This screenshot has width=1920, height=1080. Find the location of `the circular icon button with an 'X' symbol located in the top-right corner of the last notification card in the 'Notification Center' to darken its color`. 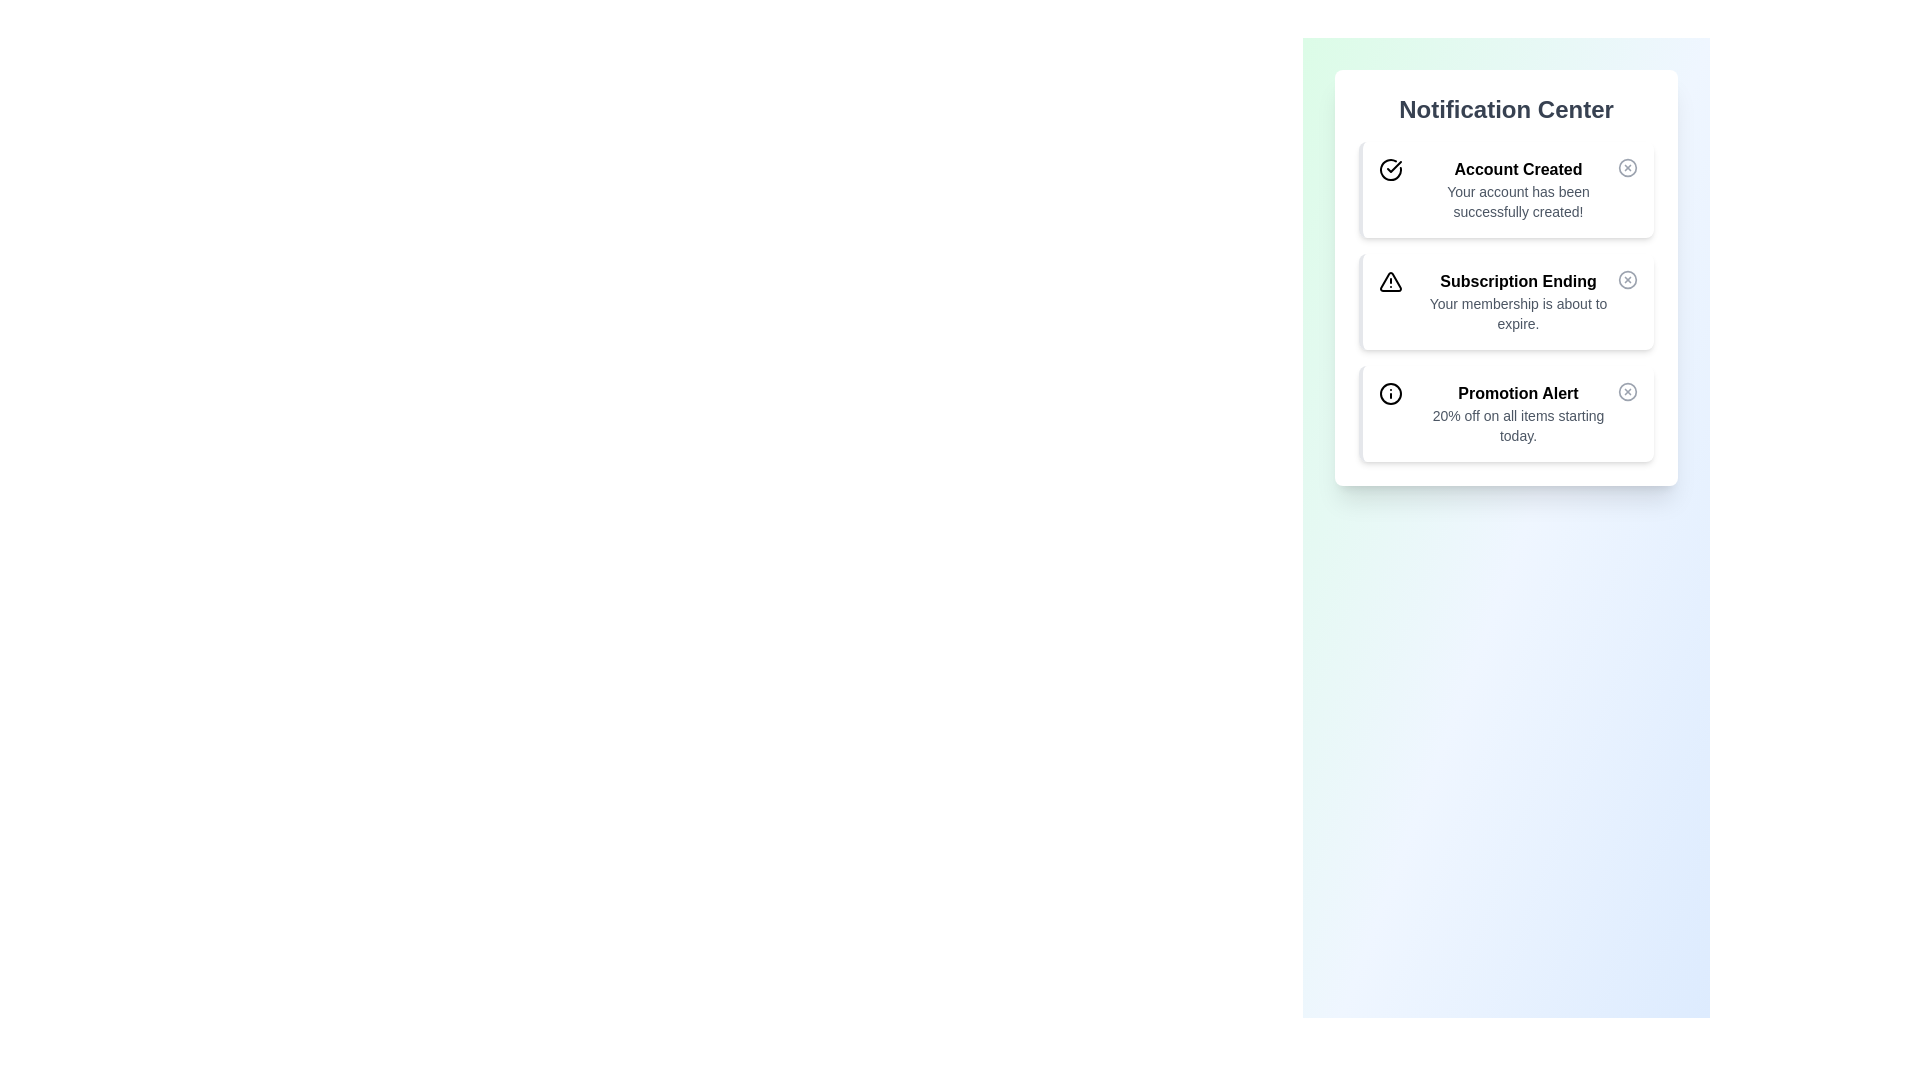

the circular icon button with an 'X' symbol located in the top-right corner of the last notification card in the 'Notification Center' to darken its color is located at coordinates (1627, 392).